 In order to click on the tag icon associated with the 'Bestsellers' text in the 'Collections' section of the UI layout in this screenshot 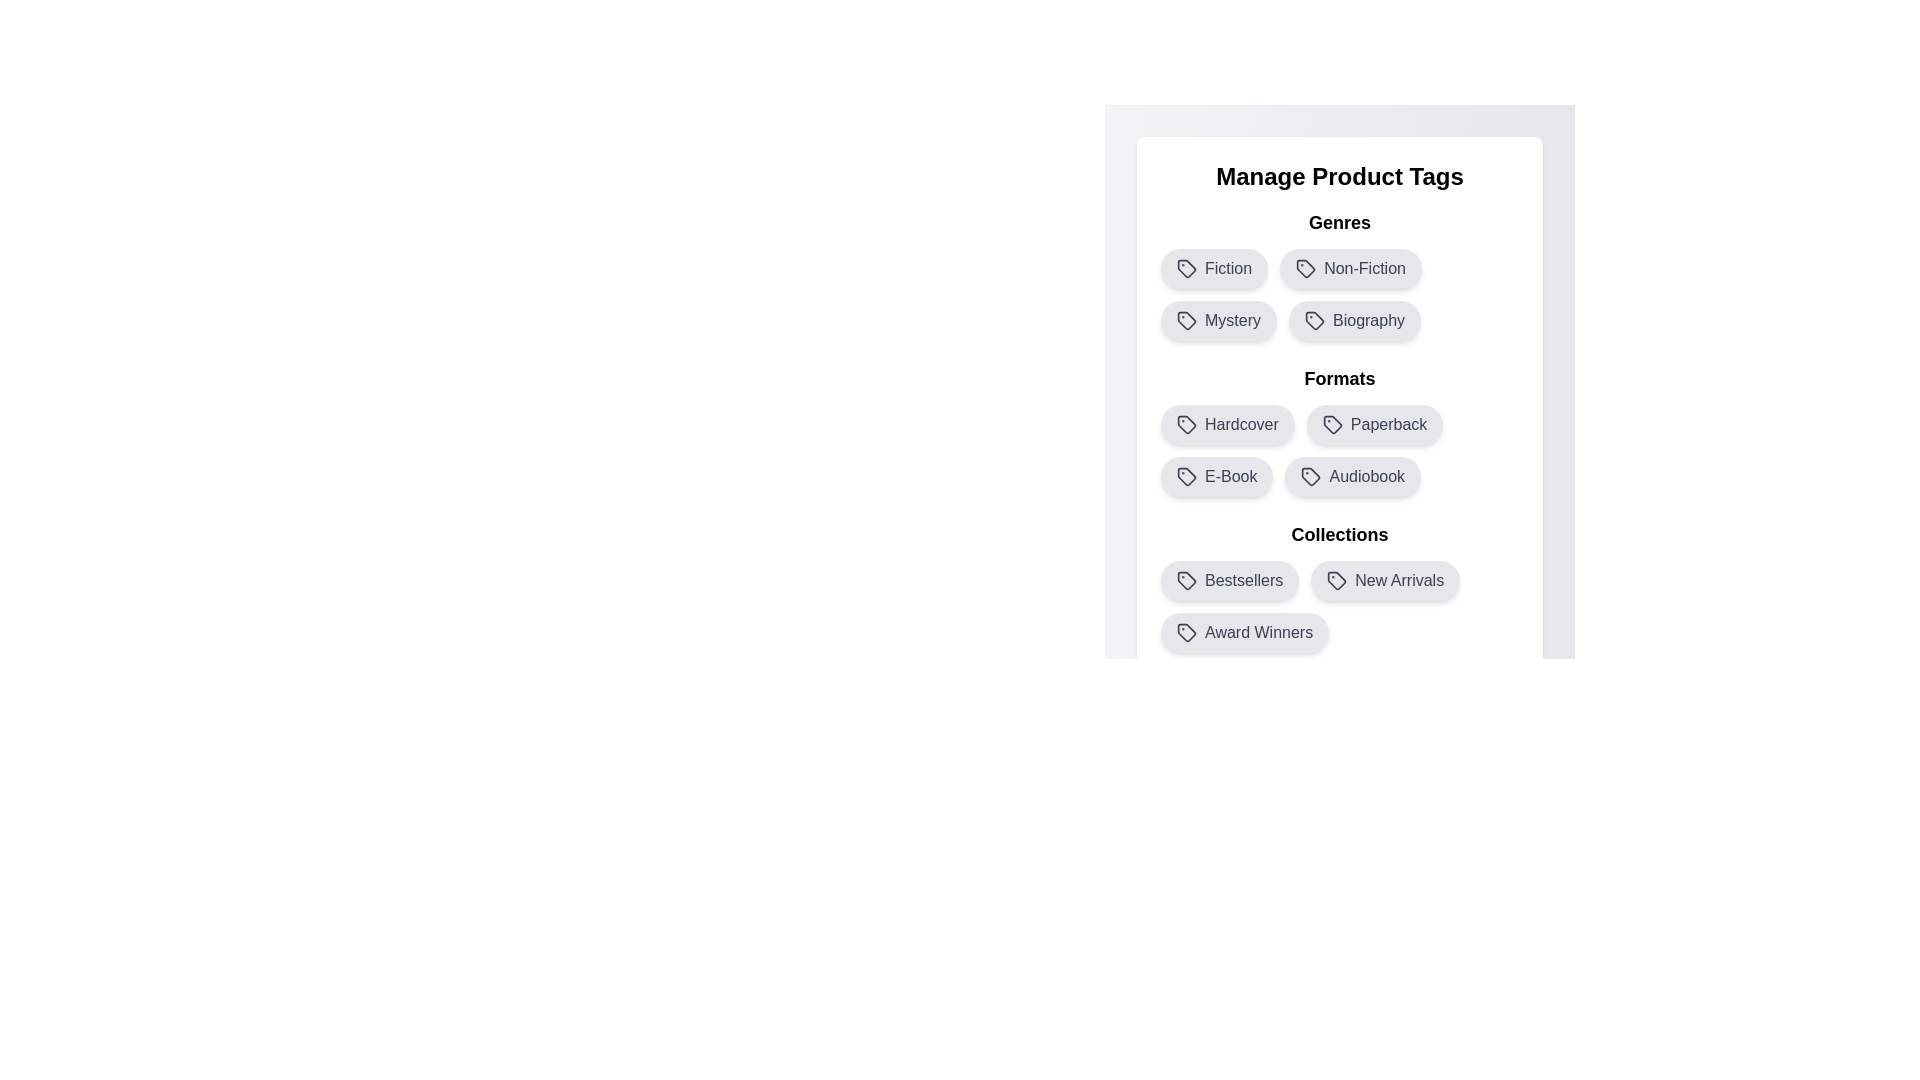, I will do `click(1186, 581)`.